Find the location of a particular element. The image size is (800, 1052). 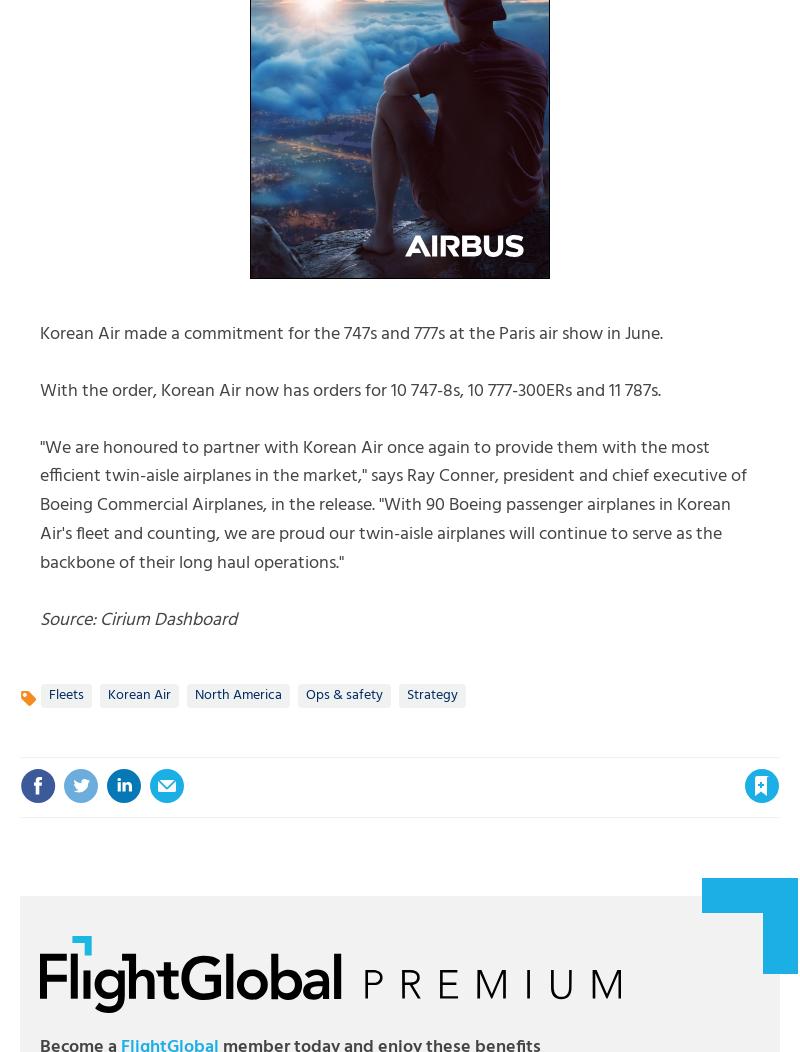

'Save article' is located at coordinates (700, 746).